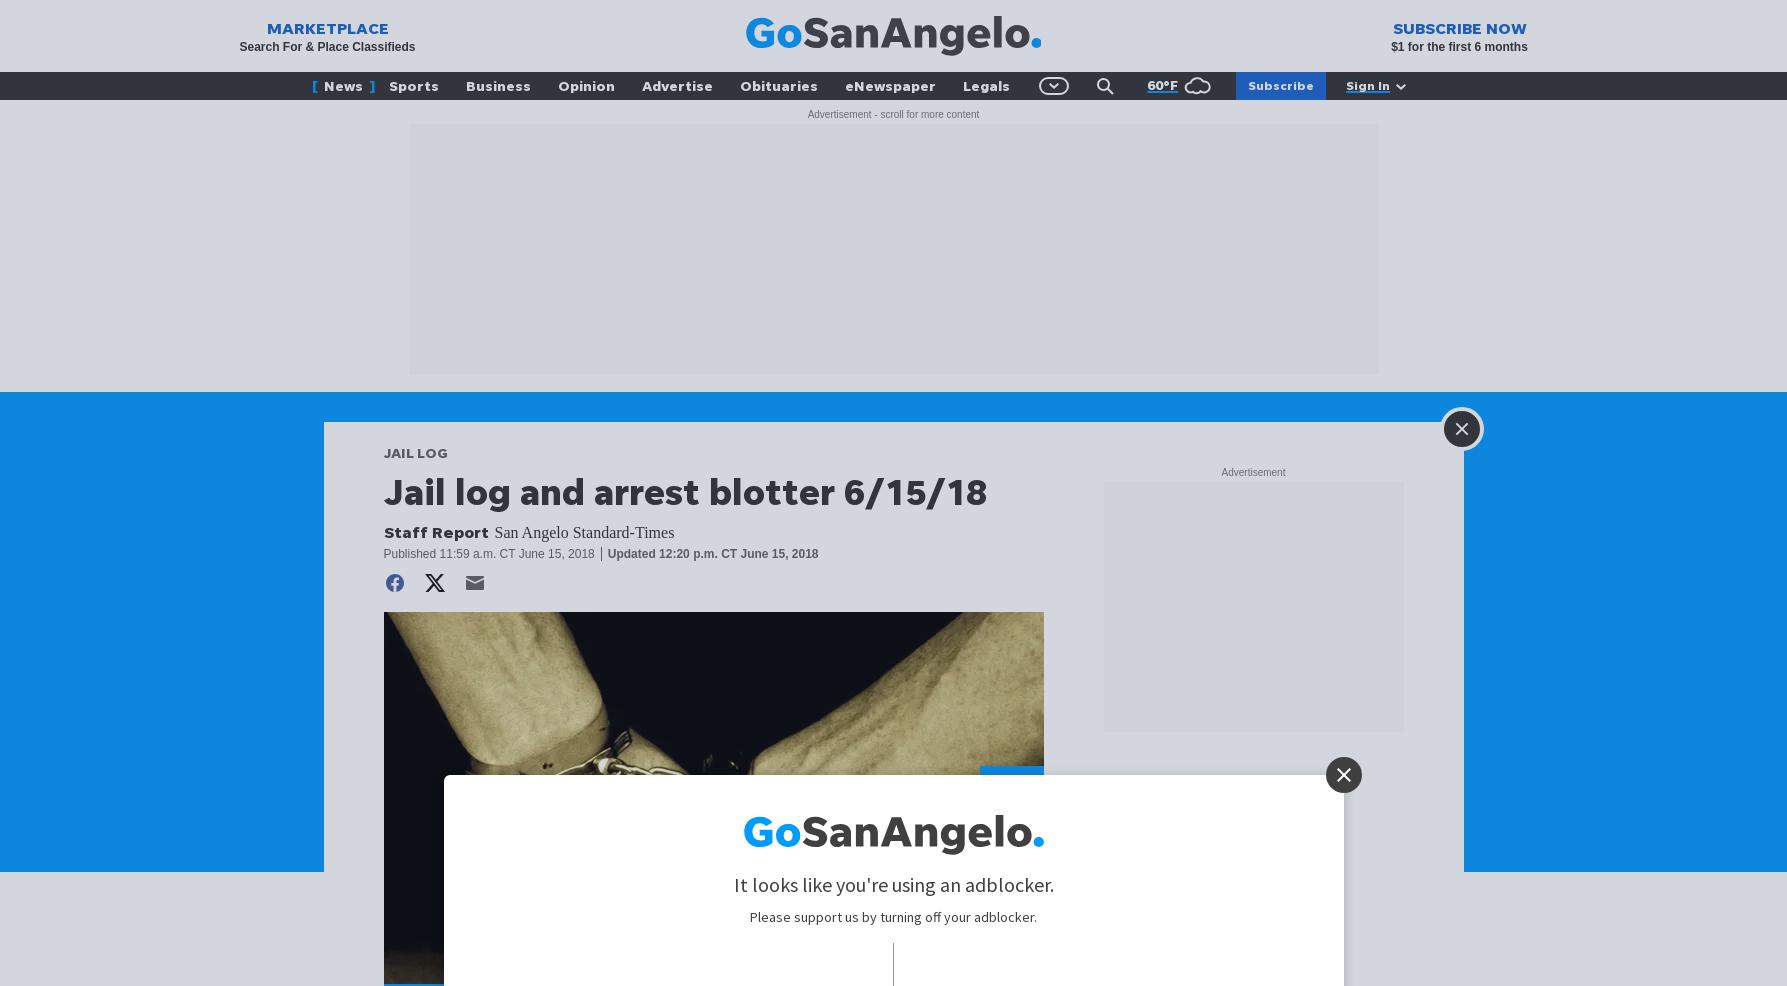 The image size is (1787, 986). I want to click on 'Opinion', so click(585, 85).